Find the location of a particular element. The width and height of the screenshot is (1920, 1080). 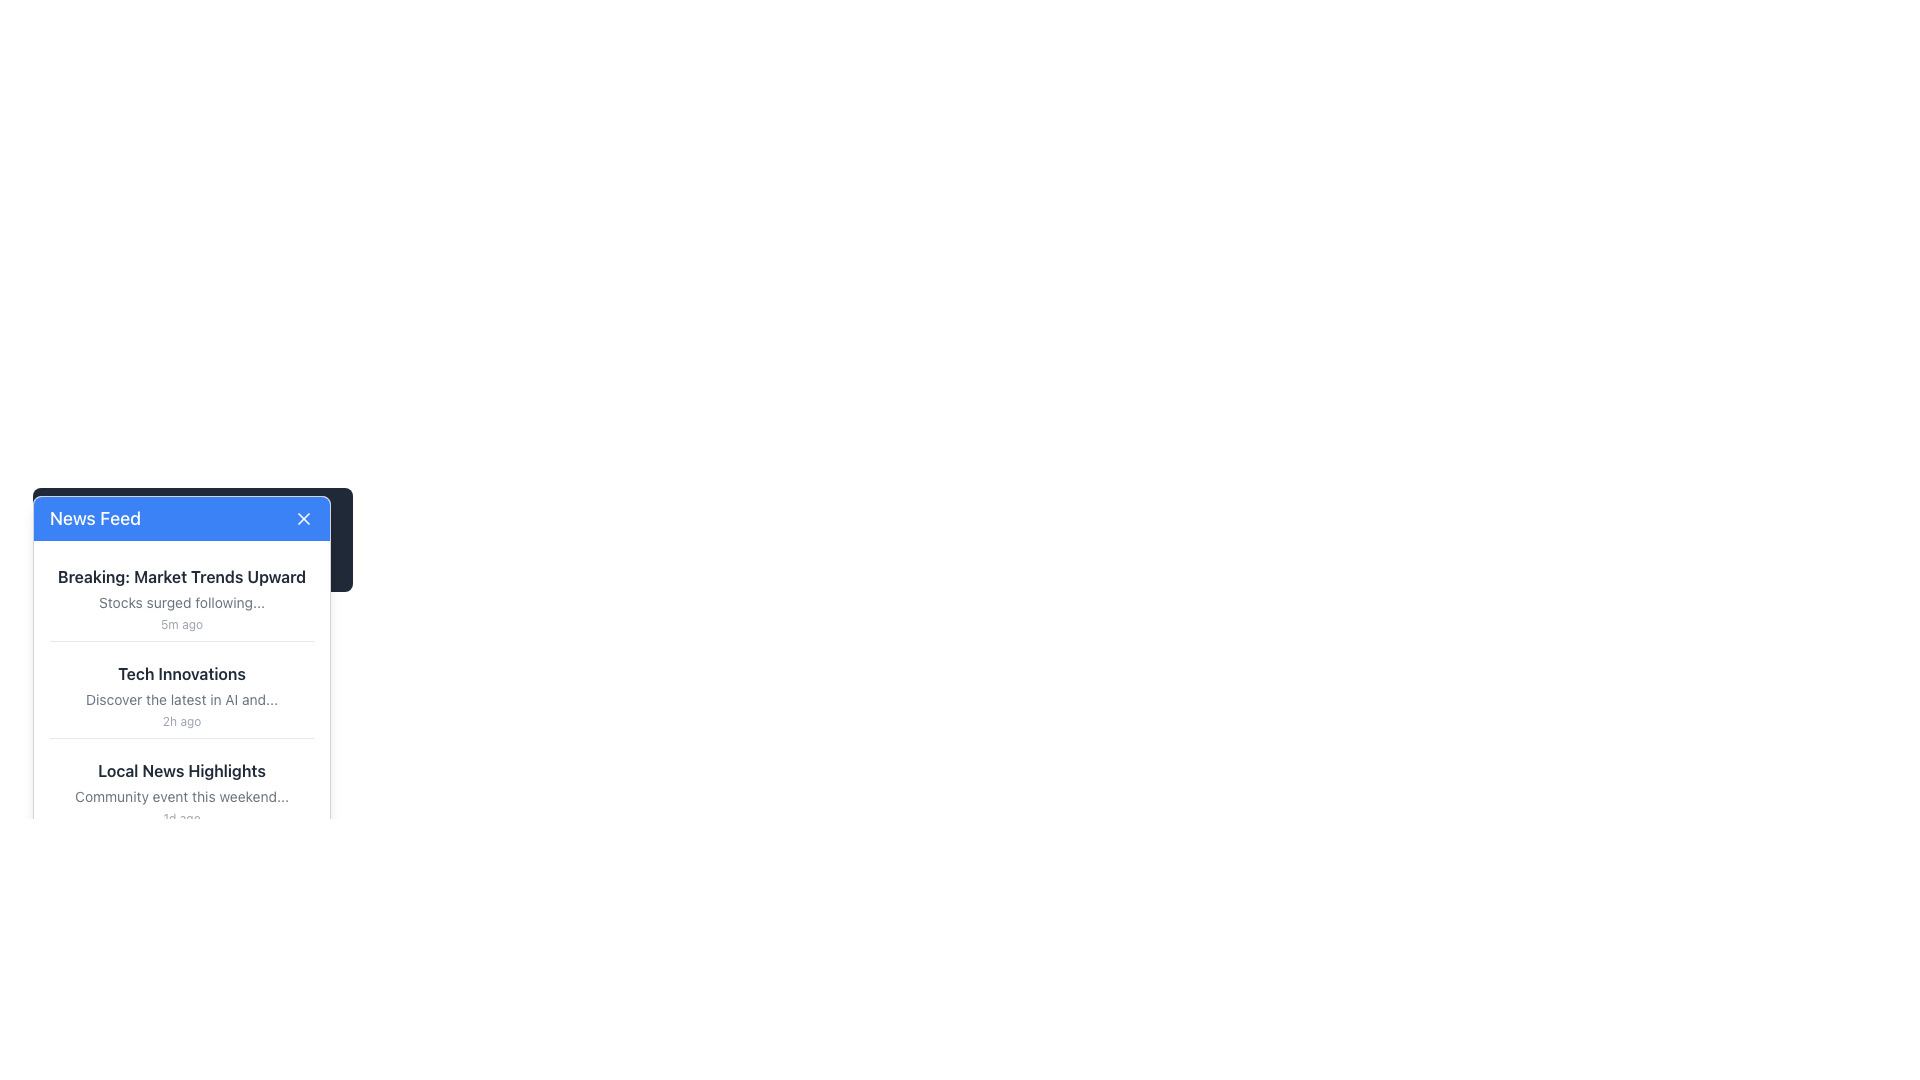

a headline in the News Feed section is located at coordinates (182, 694).